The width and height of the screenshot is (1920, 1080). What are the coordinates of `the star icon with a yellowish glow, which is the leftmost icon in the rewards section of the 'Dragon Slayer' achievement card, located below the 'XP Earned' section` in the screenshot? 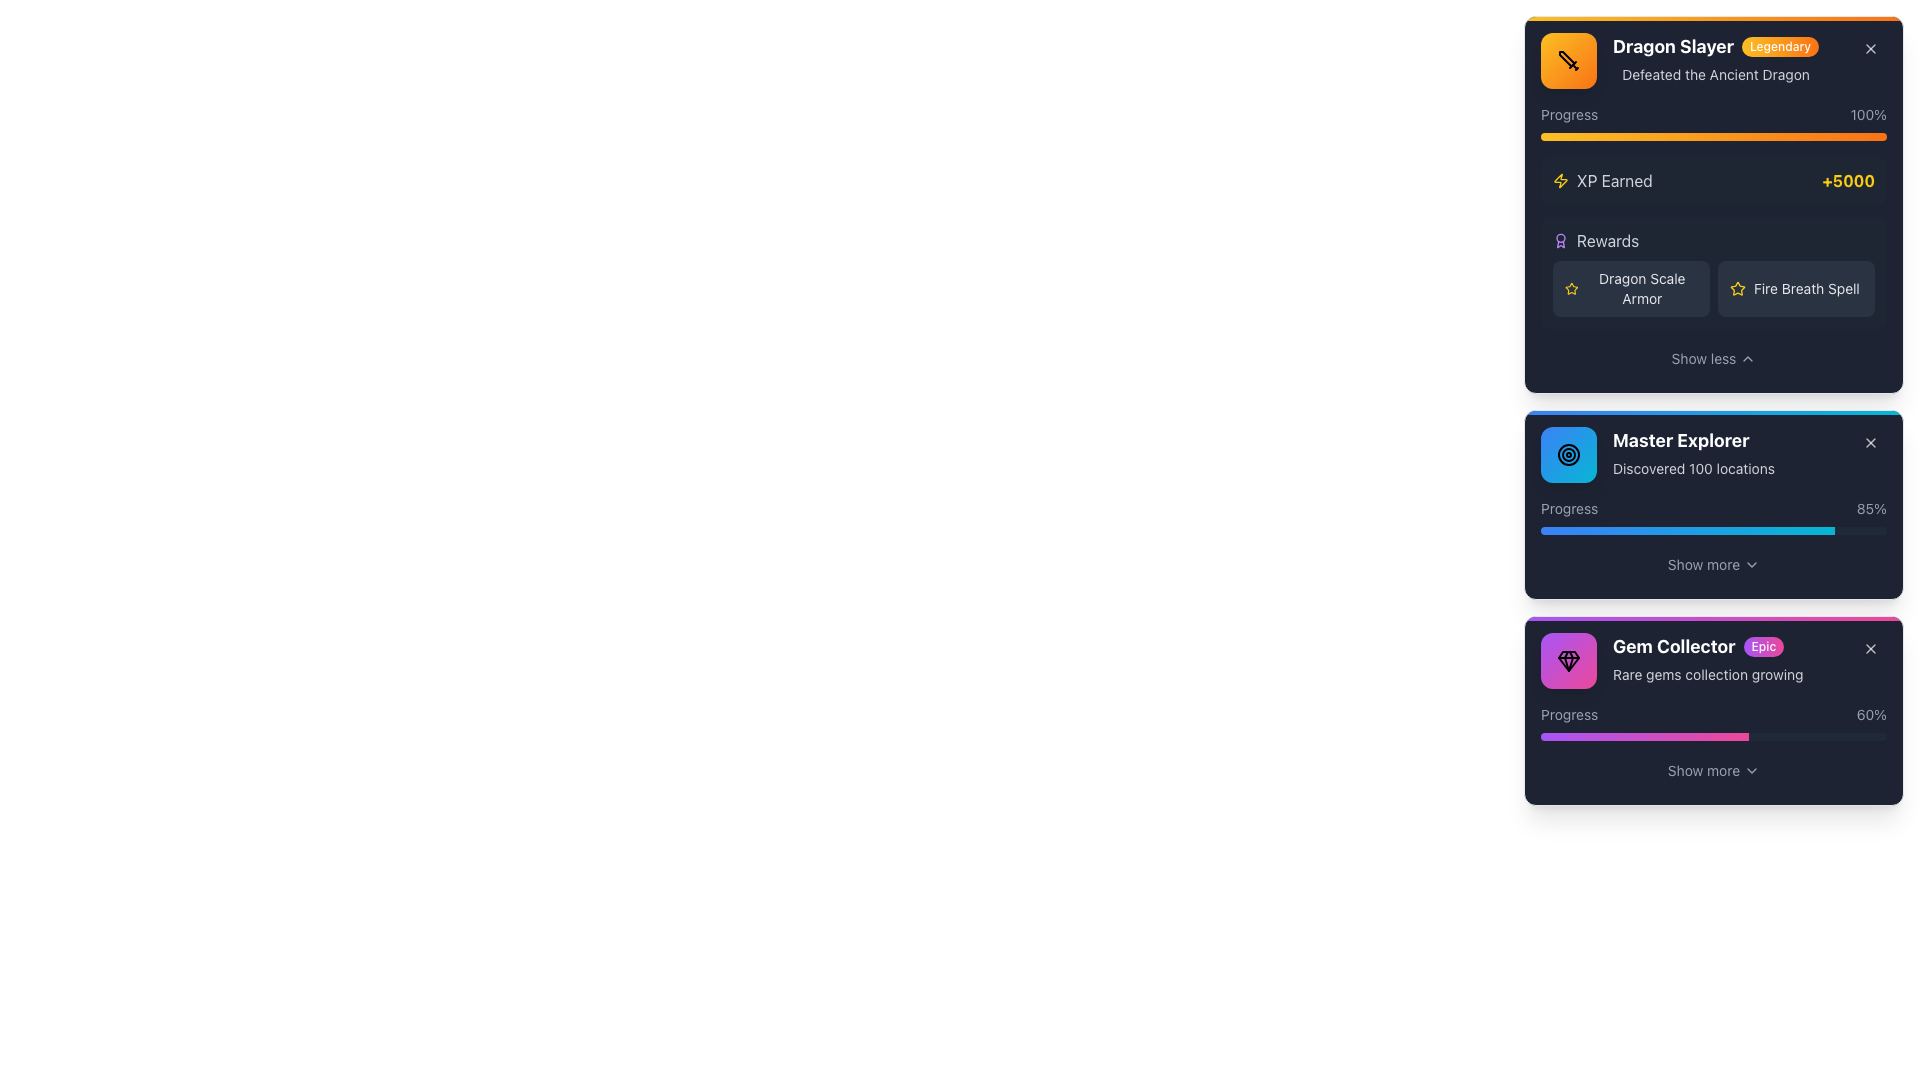 It's located at (1570, 289).